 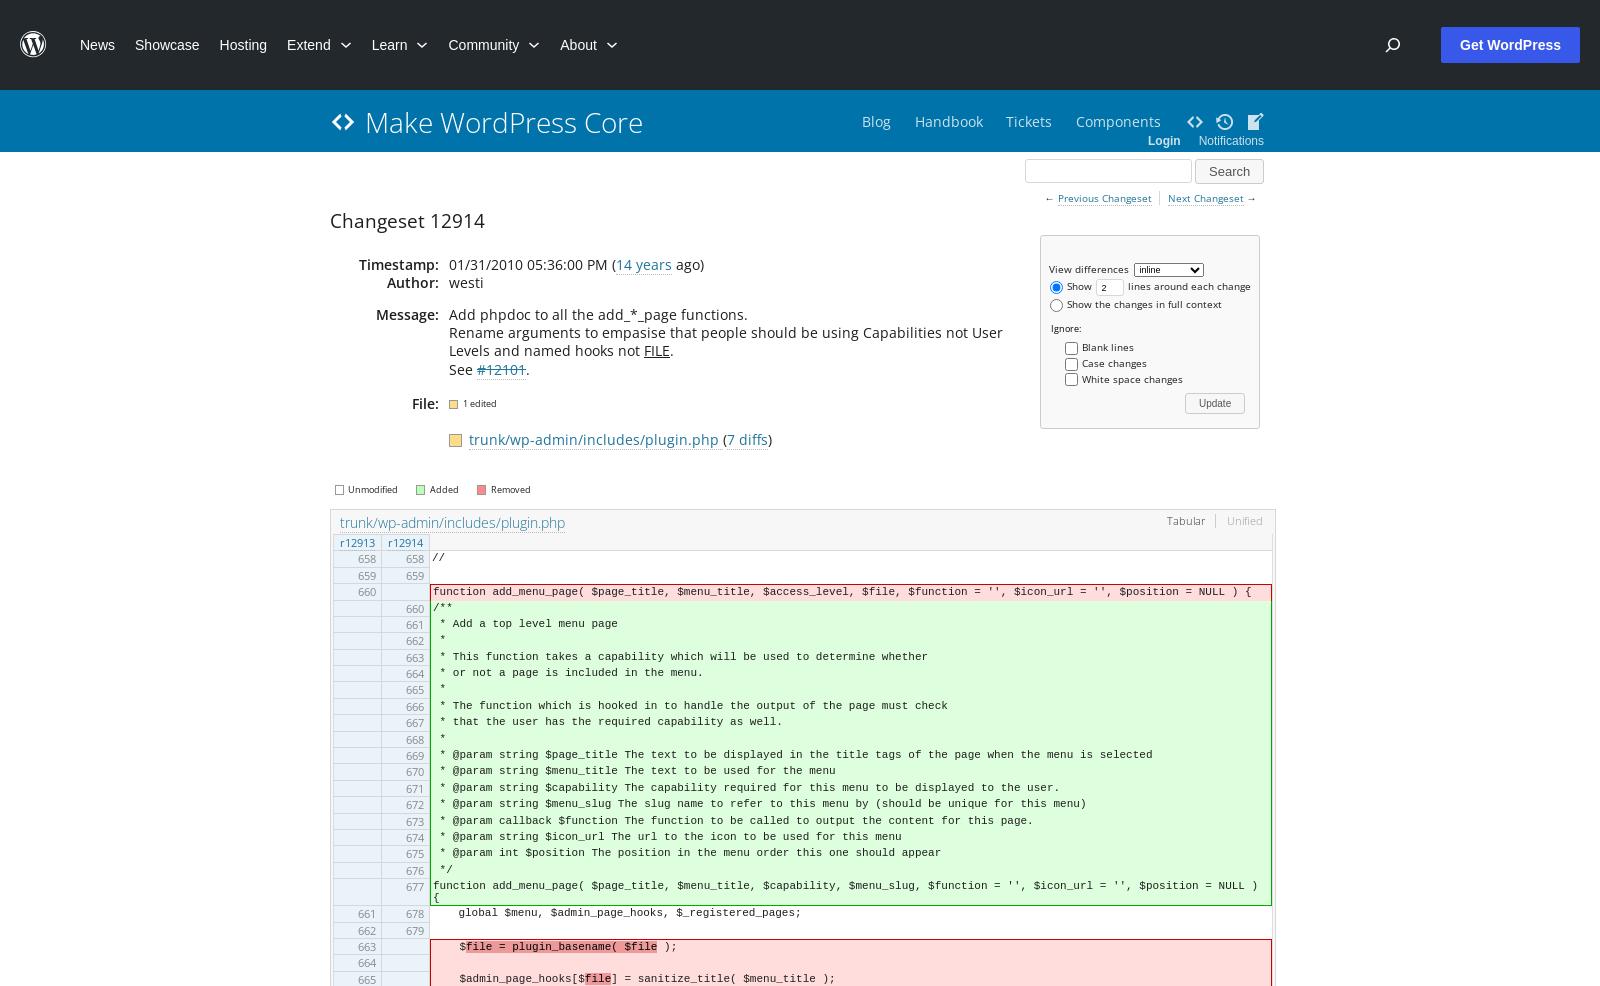 What do you see at coordinates (357, 540) in the screenshot?
I see `'r12913'` at bounding box center [357, 540].